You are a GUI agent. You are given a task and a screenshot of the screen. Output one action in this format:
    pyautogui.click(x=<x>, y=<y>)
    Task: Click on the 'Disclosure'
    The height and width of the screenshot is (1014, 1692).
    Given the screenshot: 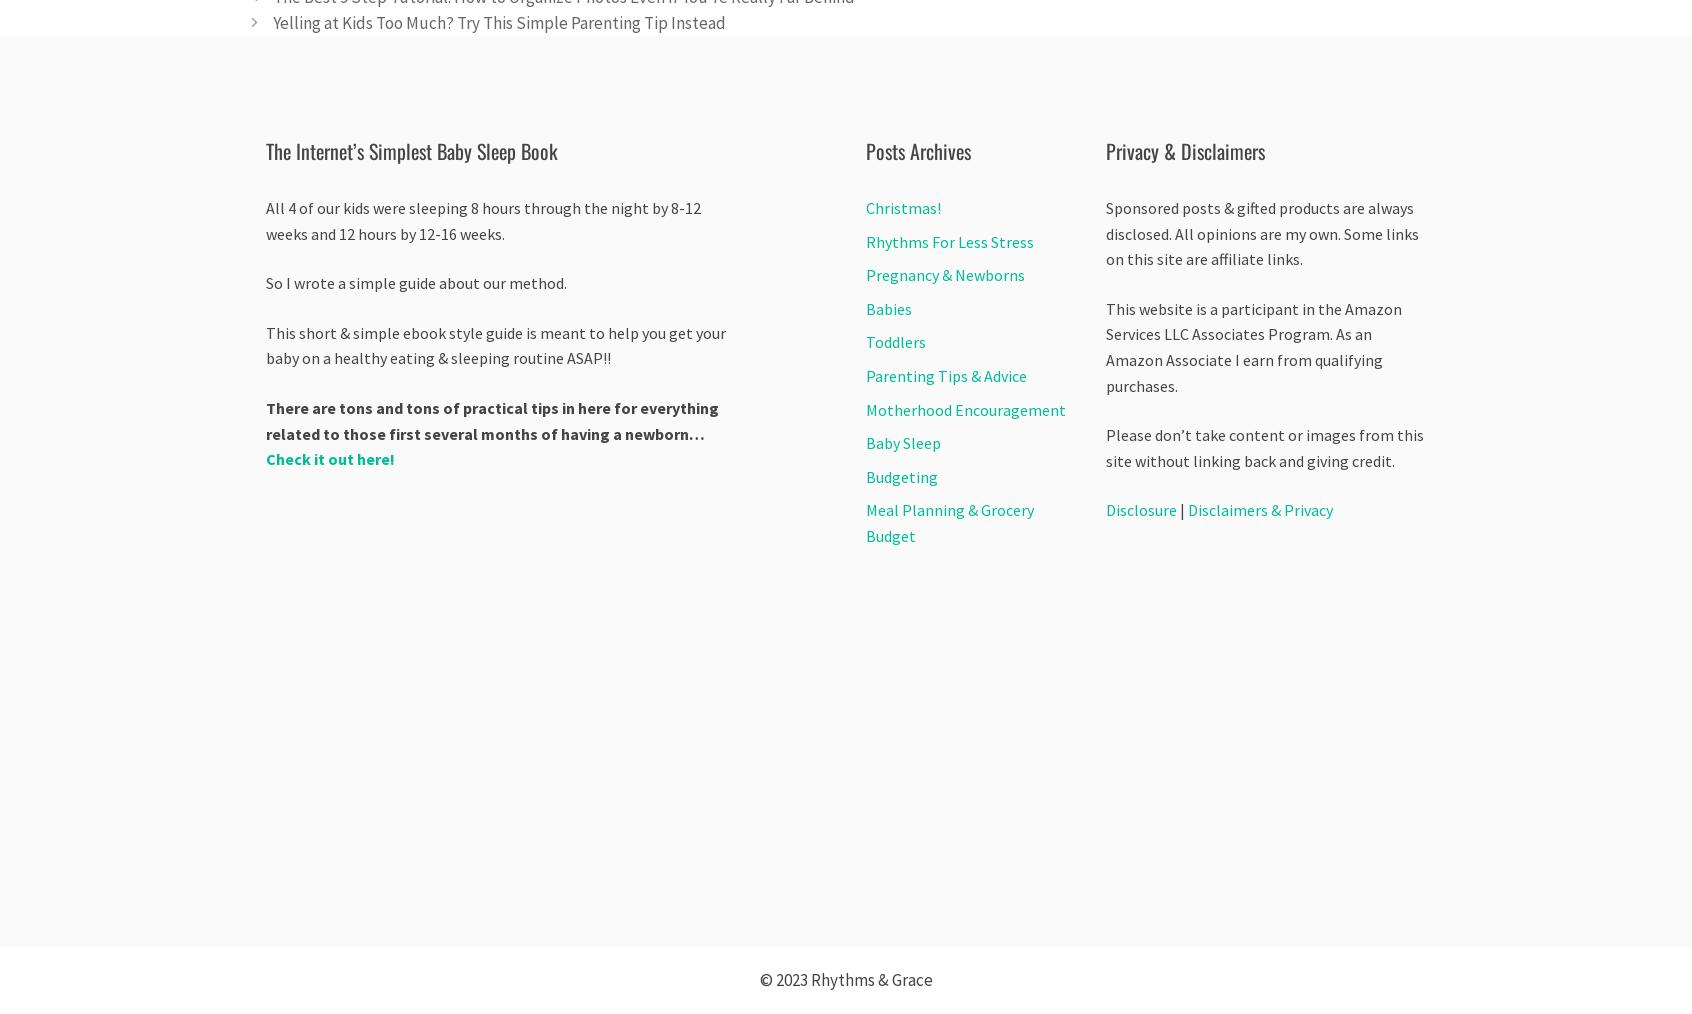 What is the action you would take?
    pyautogui.click(x=1106, y=509)
    